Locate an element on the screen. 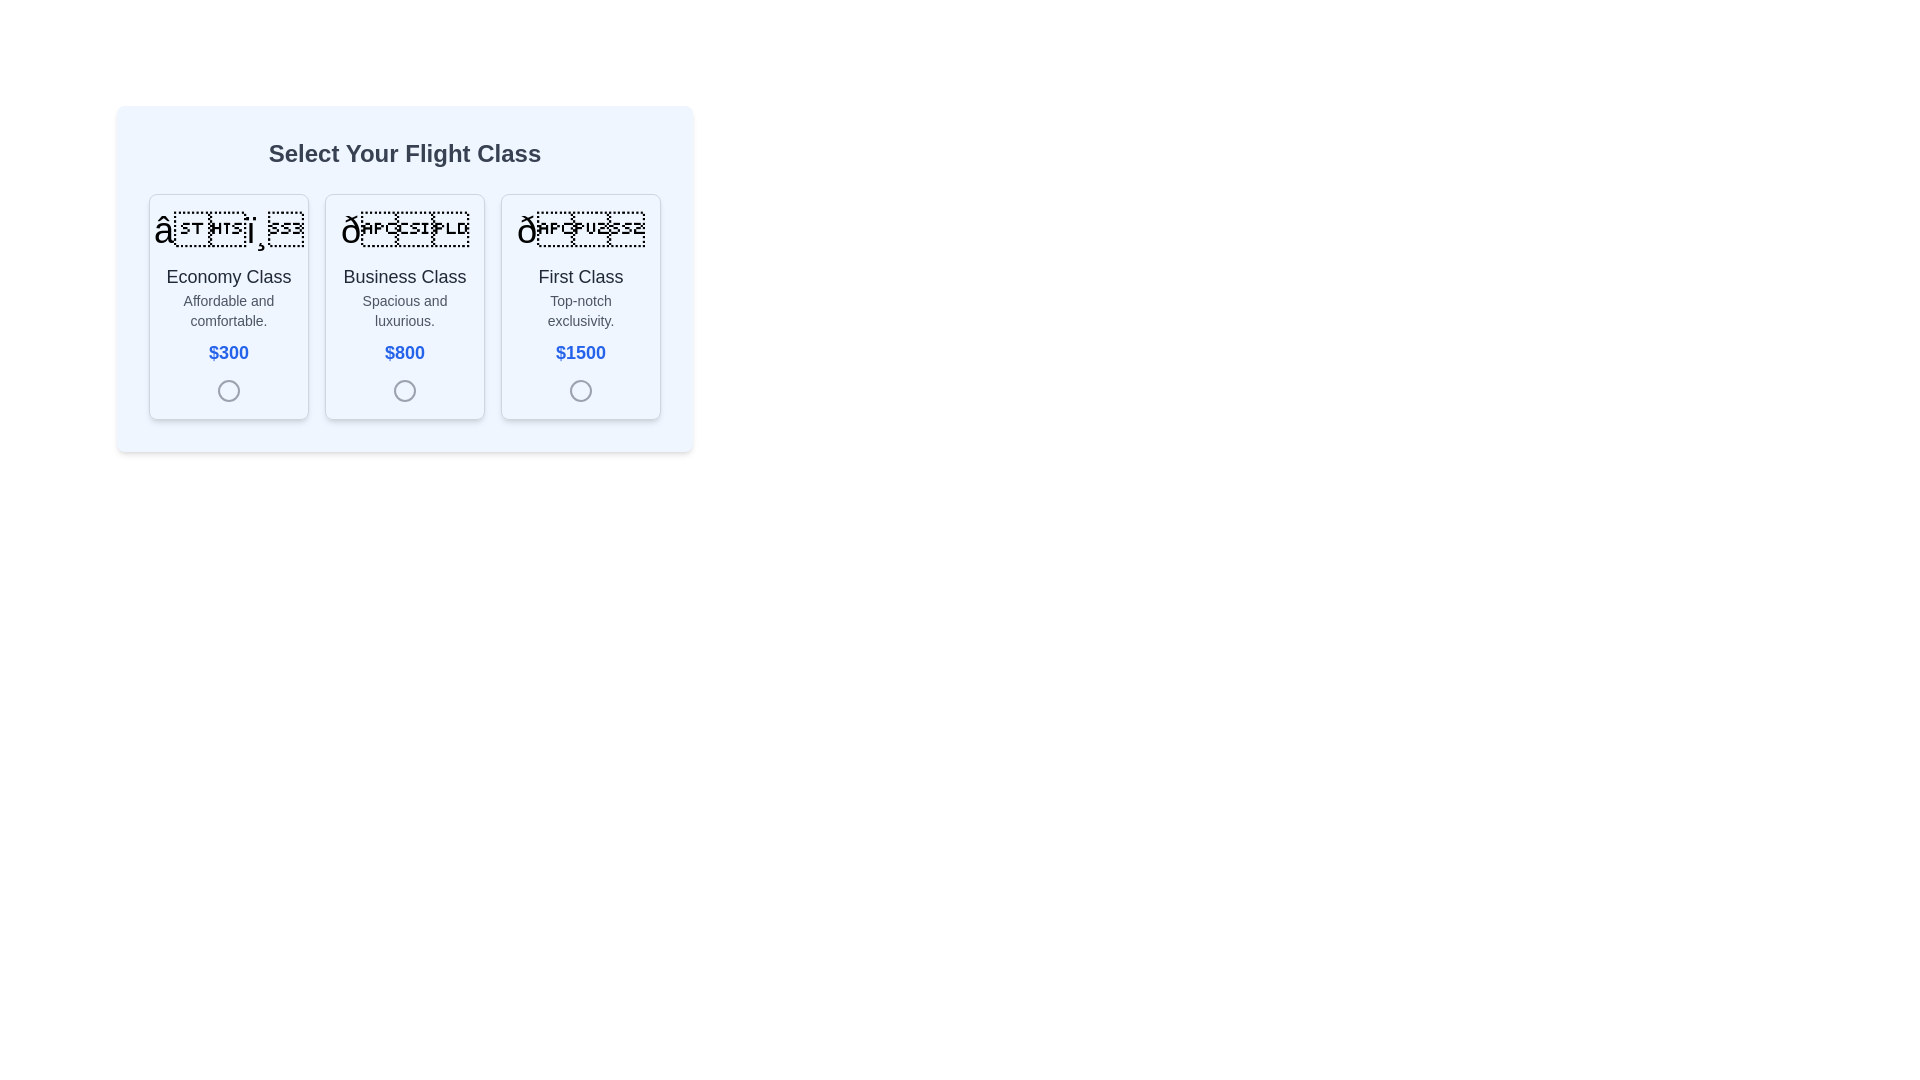 The image size is (1920, 1080). the small gray-stroked circle within the radio button is located at coordinates (579, 390).